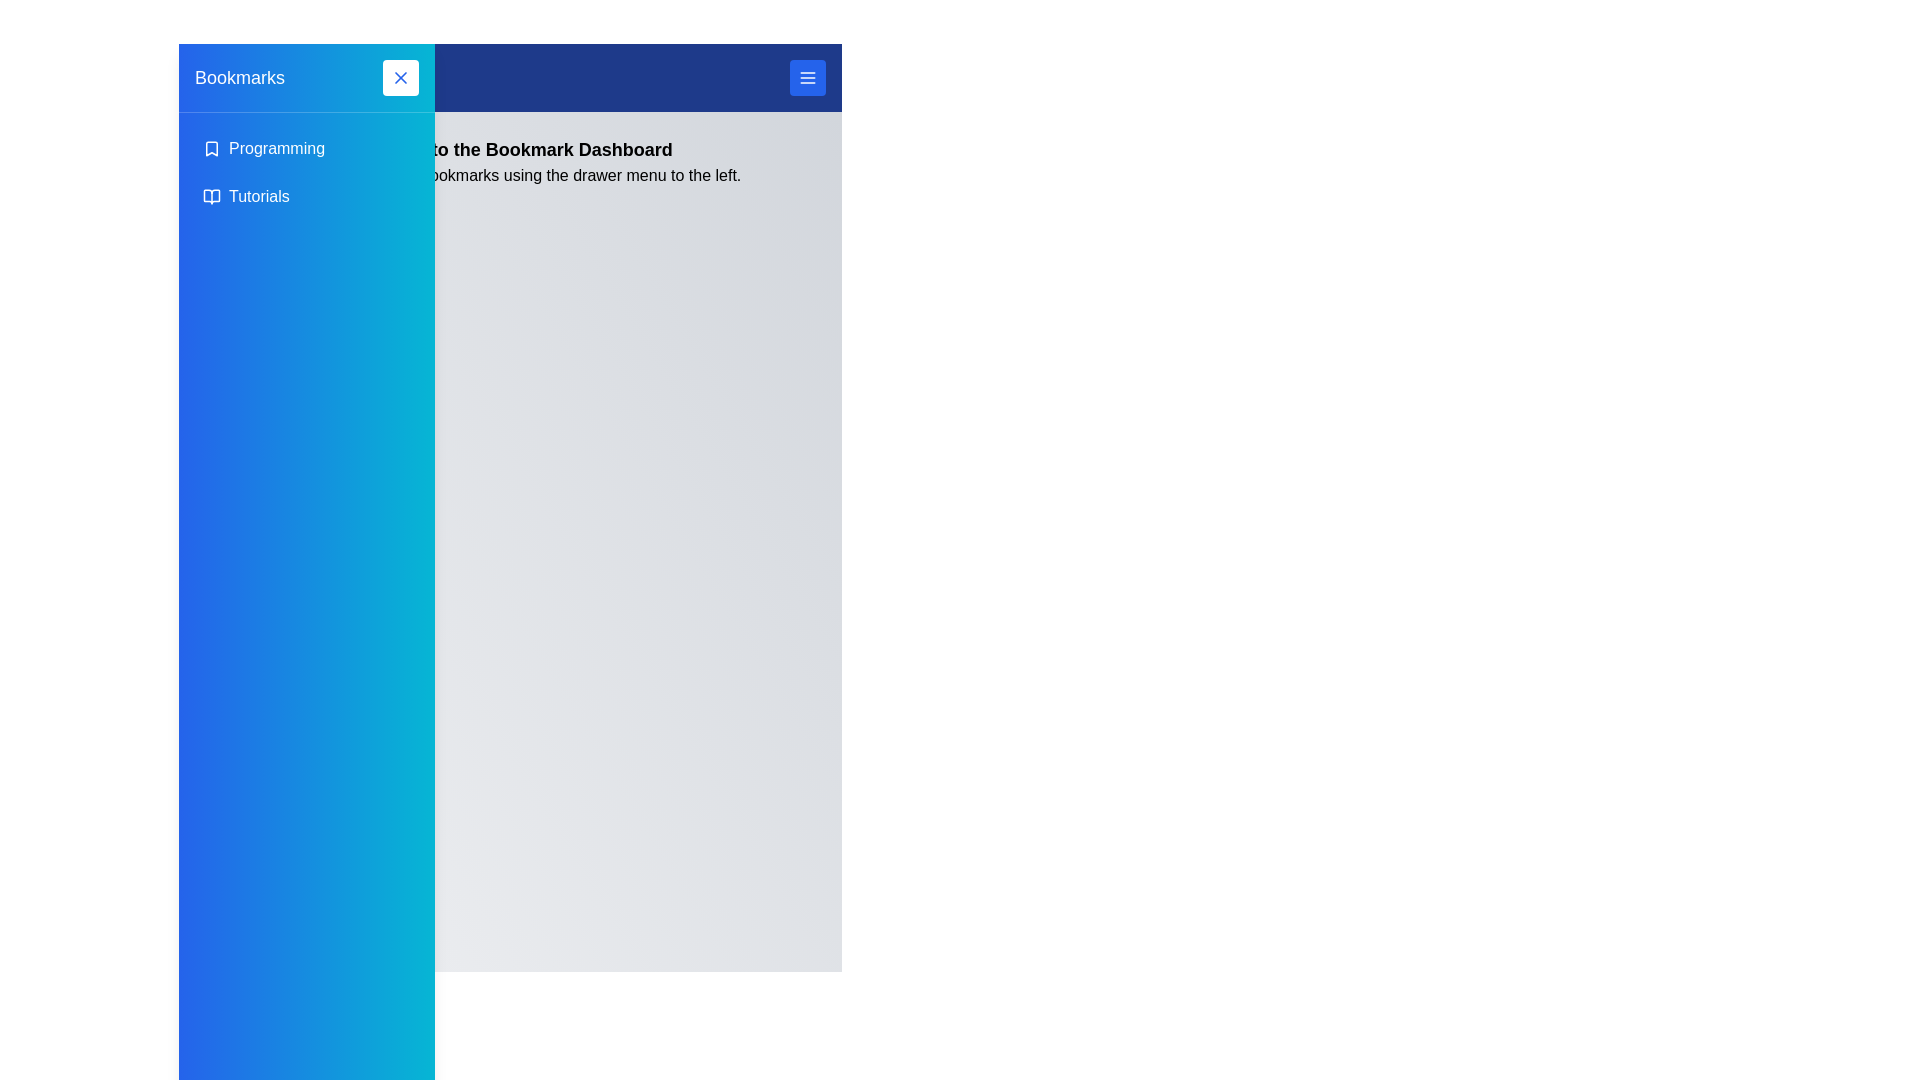 The image size is (1920, 1080). Describe the element at coordinates (807, 76) in the screenshot. I see `the menu icon button located in the top-right corner of the navigation panel` at that location.